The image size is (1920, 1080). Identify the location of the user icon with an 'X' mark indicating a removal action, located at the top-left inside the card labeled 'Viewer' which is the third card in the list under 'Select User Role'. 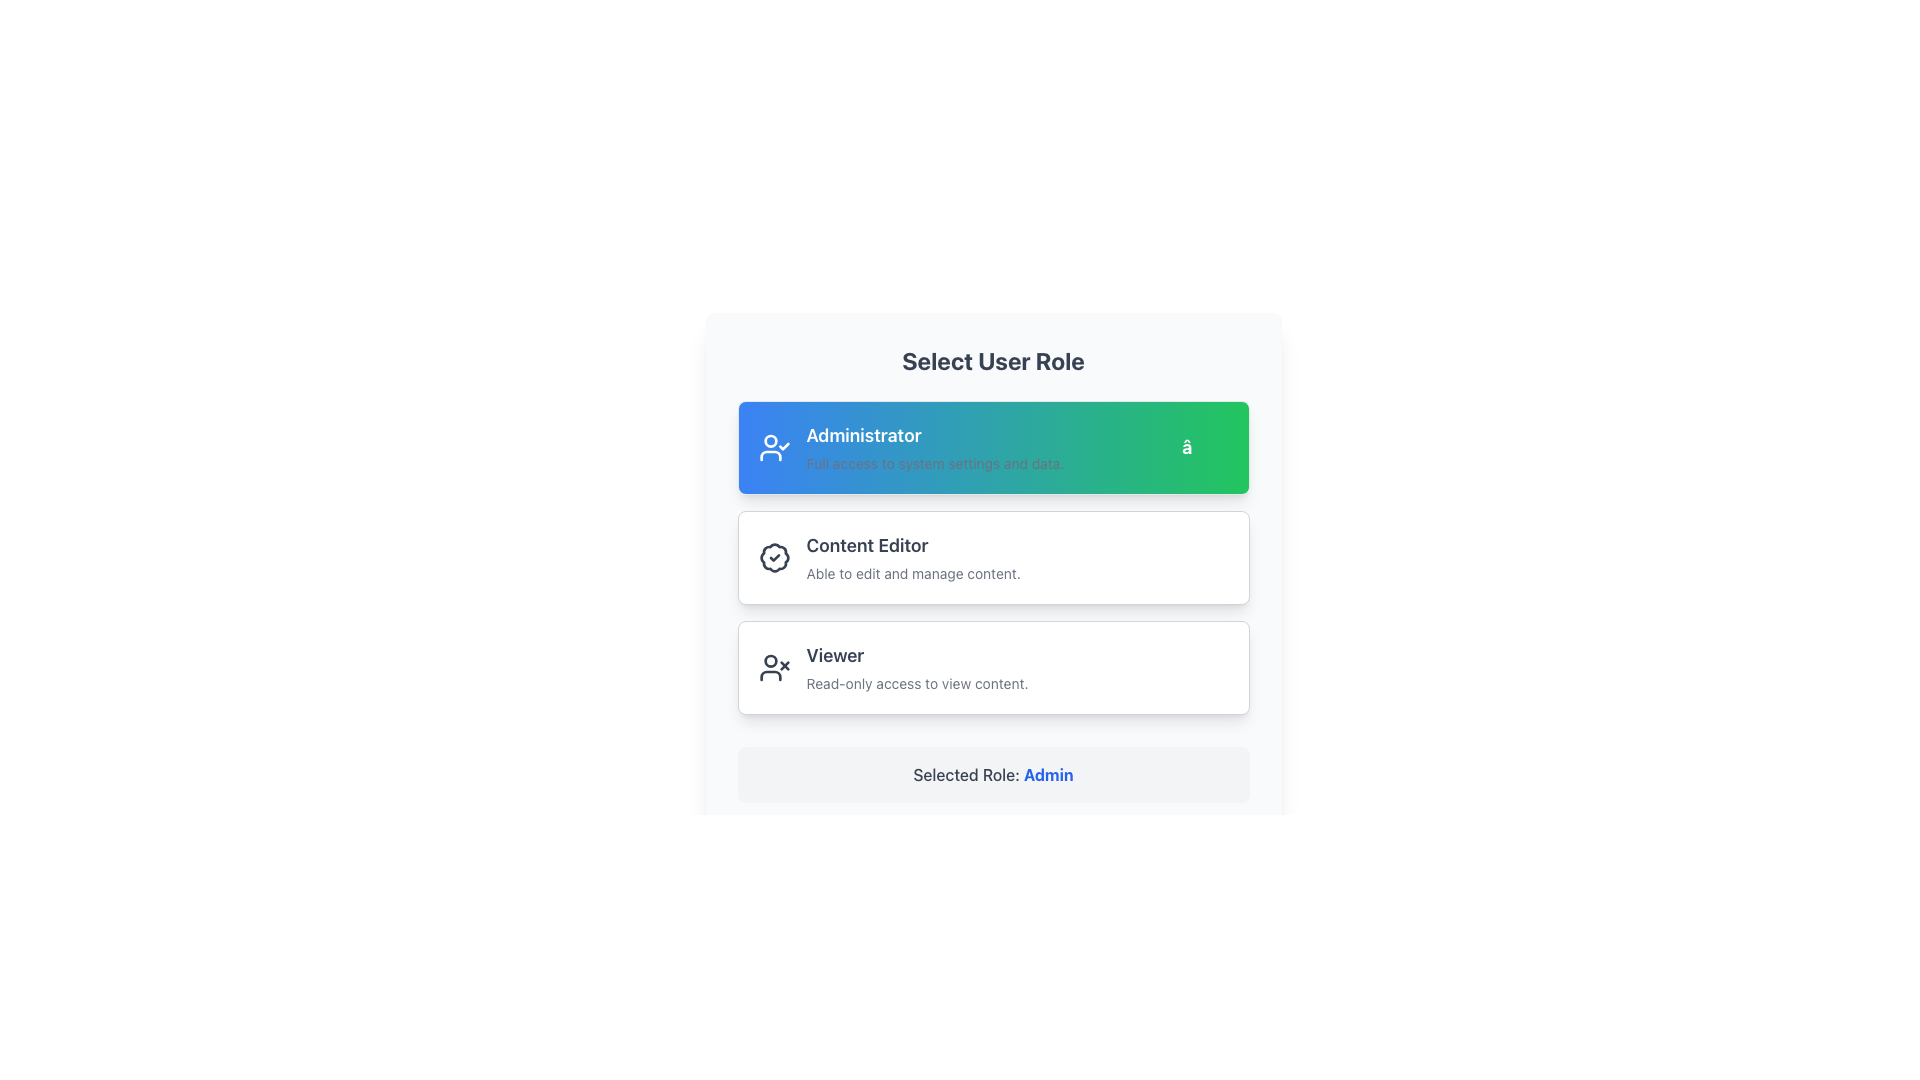
(773, 667).